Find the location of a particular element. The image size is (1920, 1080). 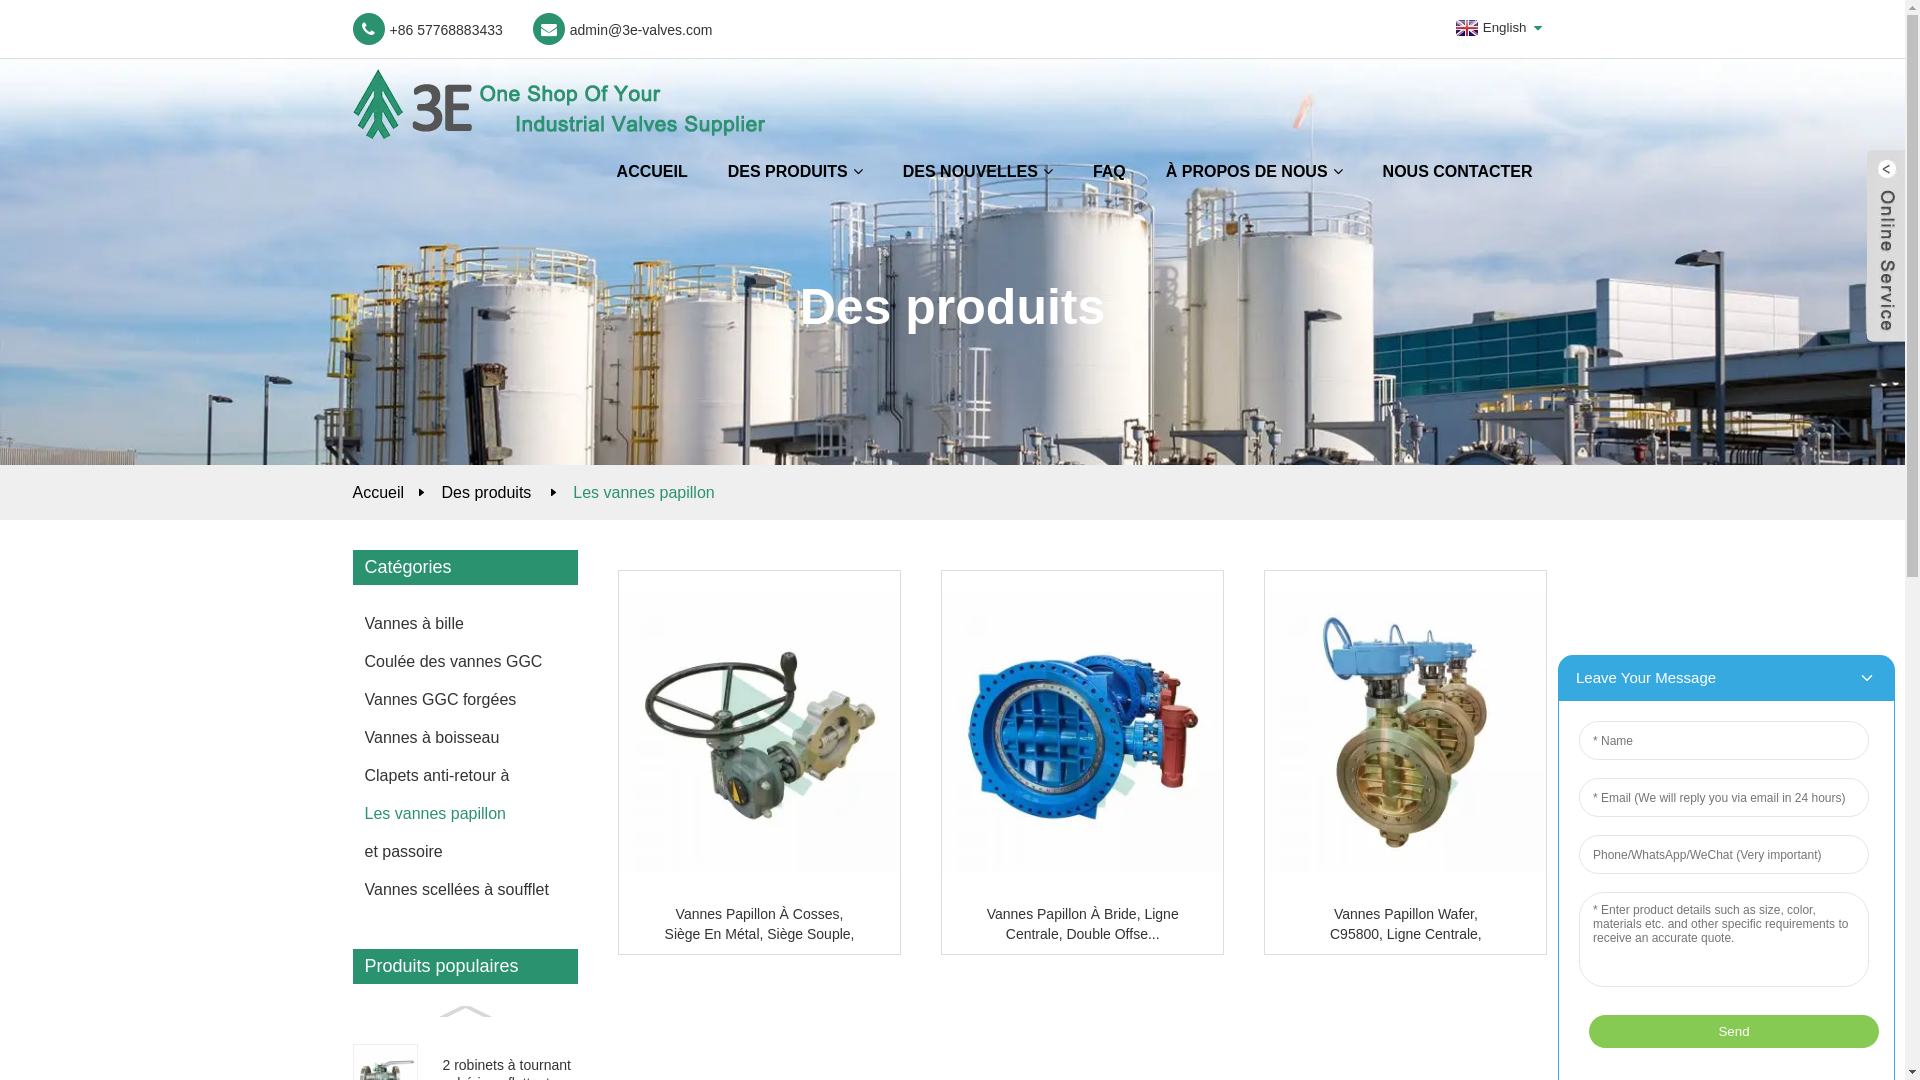

'ACCUEIL' is located at coordinates (652, 170).